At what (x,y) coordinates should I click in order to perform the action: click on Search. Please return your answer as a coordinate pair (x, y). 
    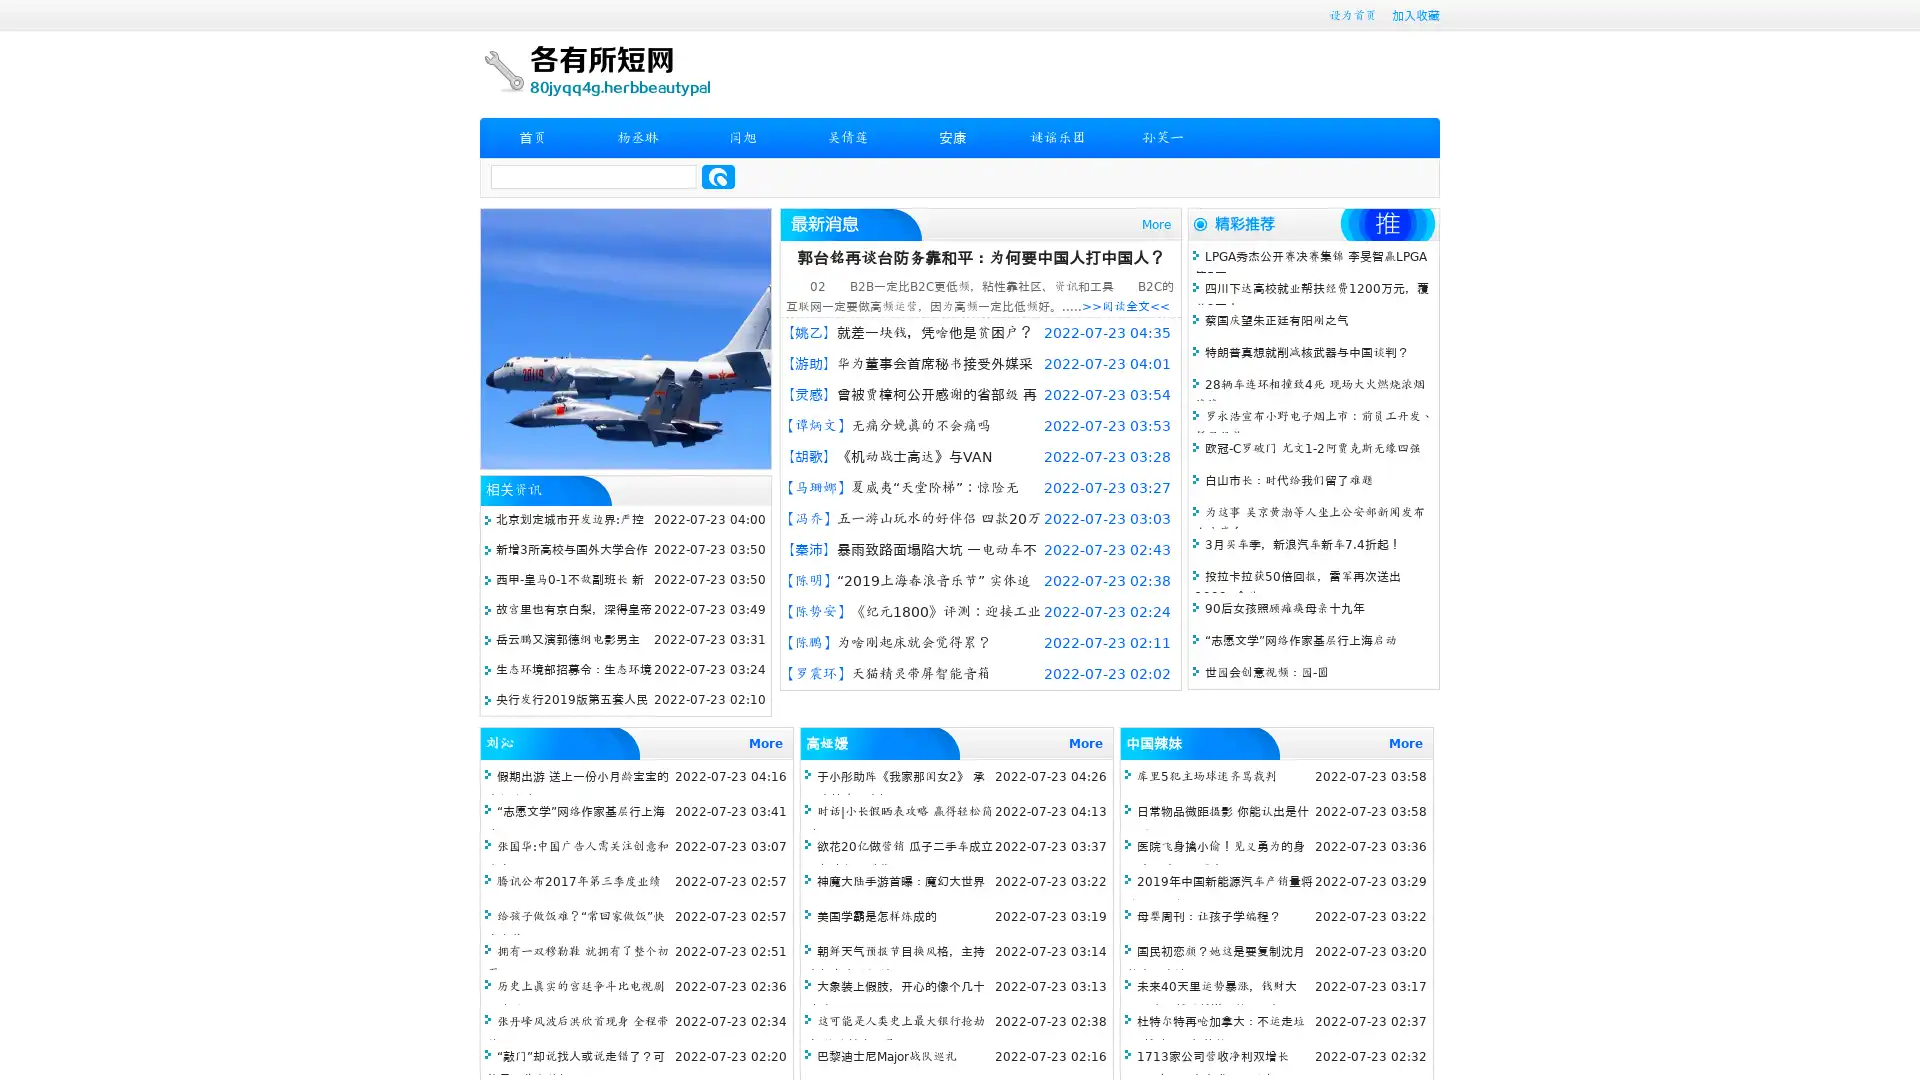
    Looking at the image, I should click on (718, 176).